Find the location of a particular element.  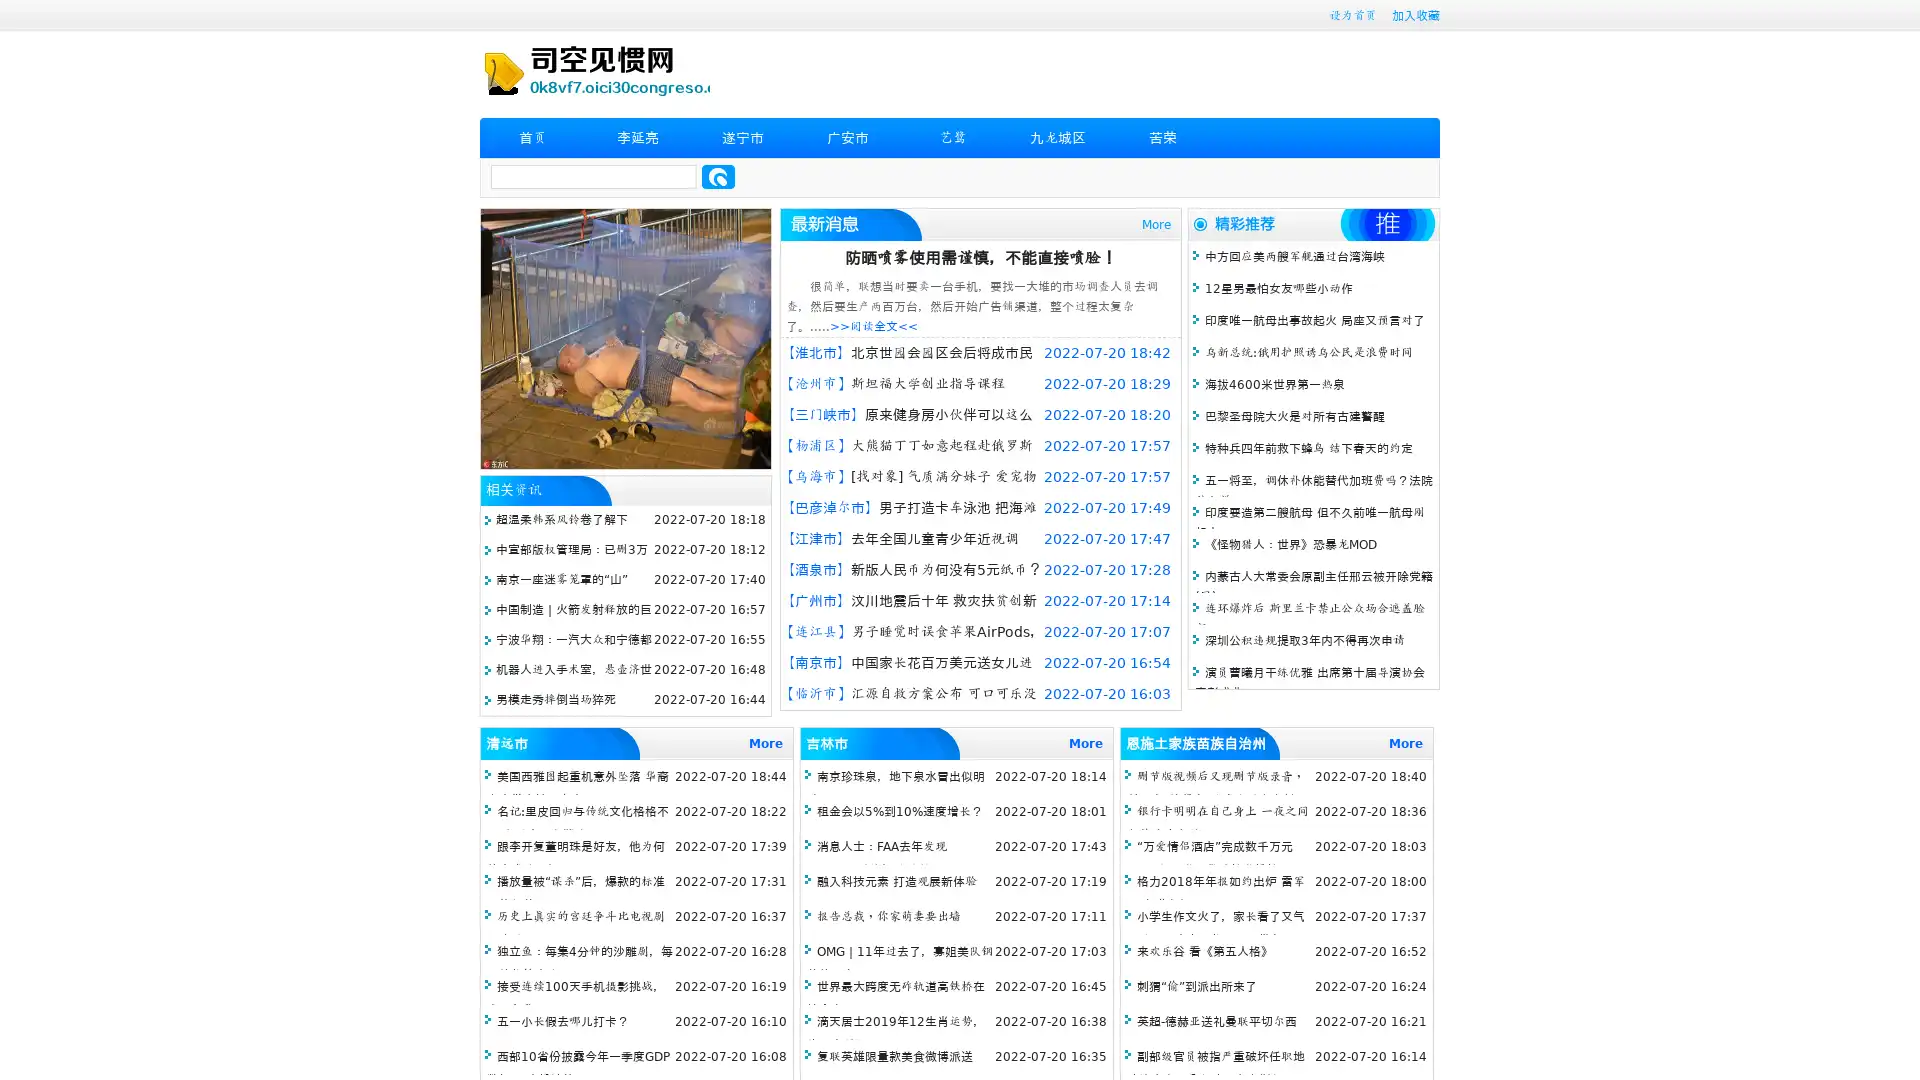

Search is located at coordinates (718, 176).